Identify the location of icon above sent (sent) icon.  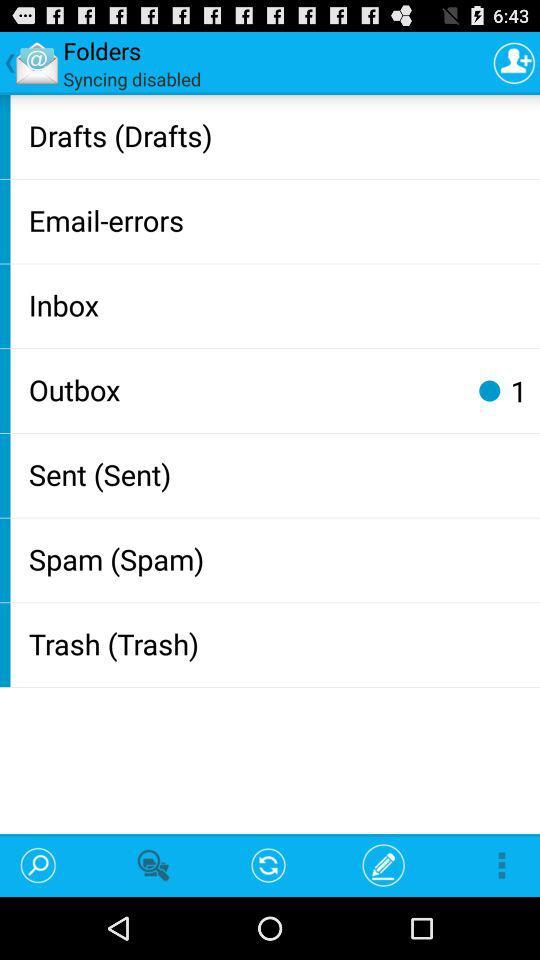
(488, 389).